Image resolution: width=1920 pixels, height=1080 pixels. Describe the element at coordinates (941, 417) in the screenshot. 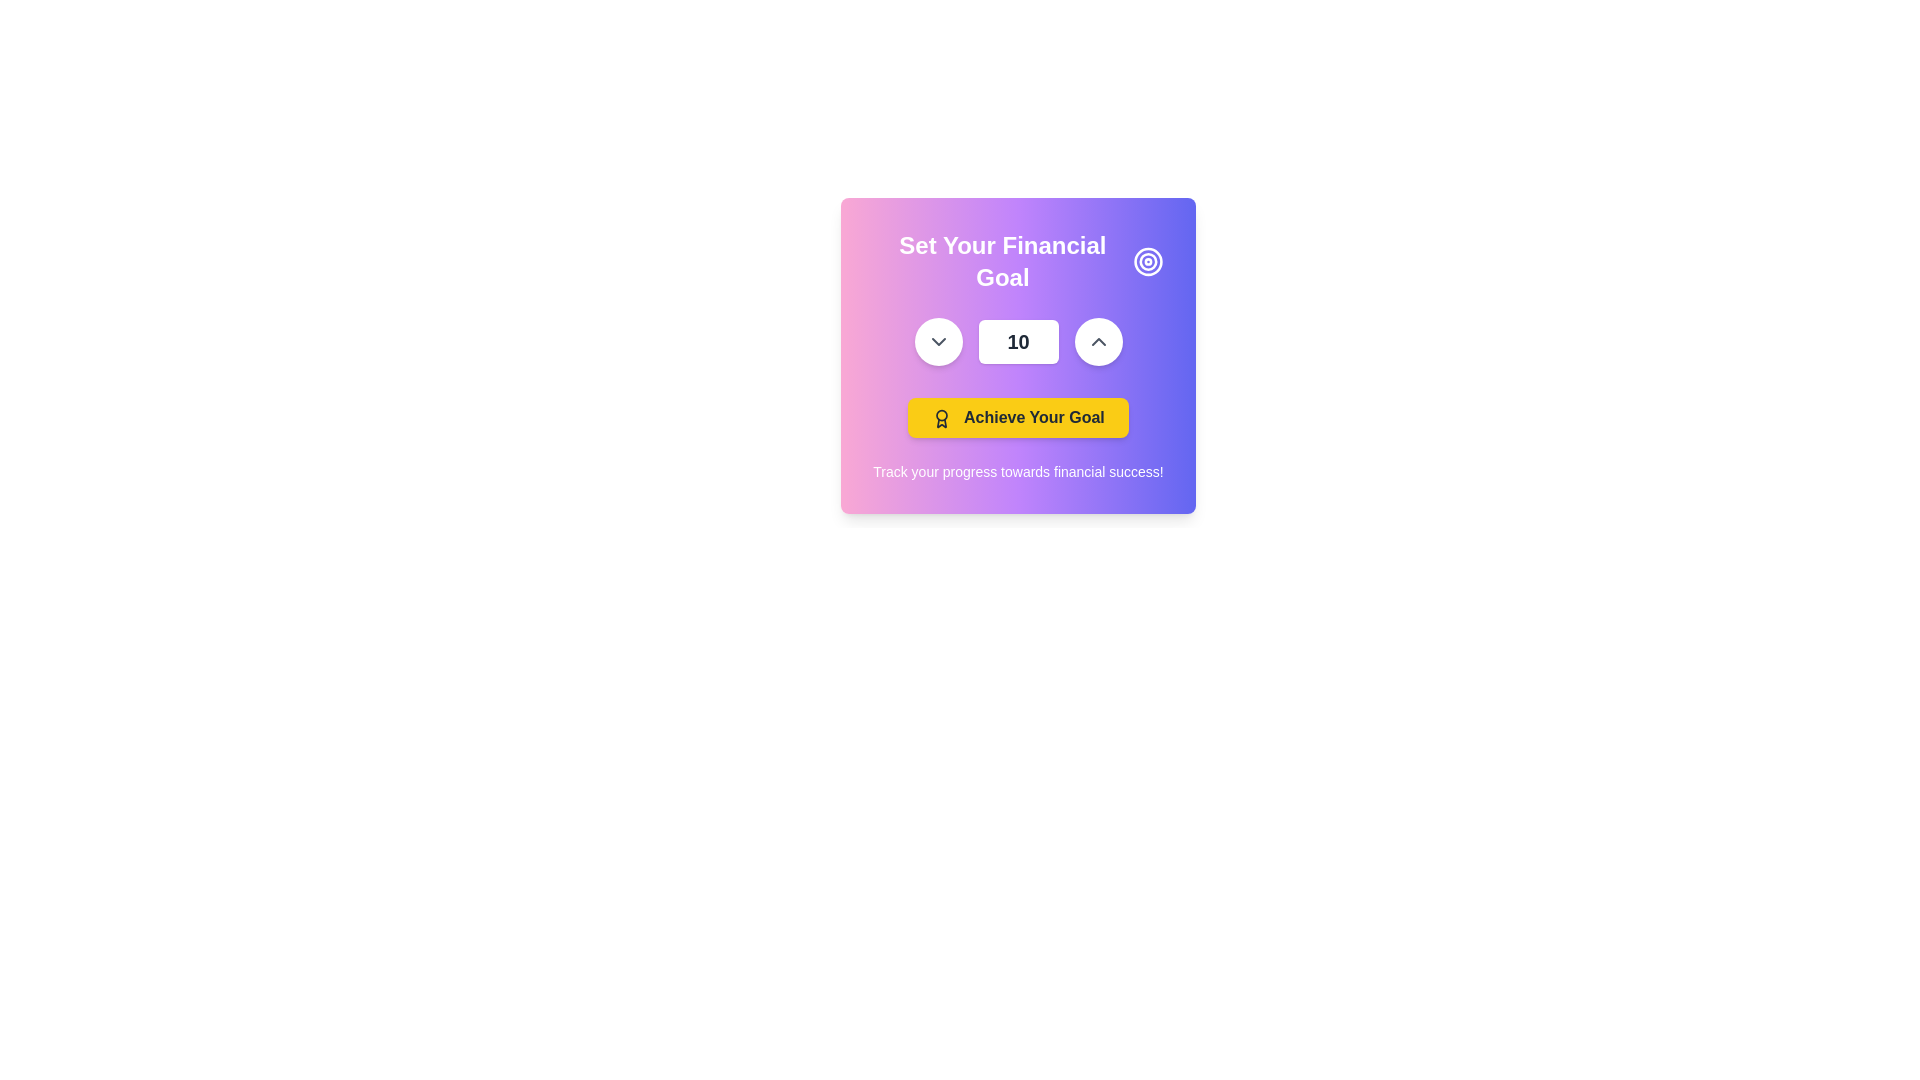

I see `the yellow button labeled 'Achieve Your Goal' which contains the decorative icon on its left side` at that location.